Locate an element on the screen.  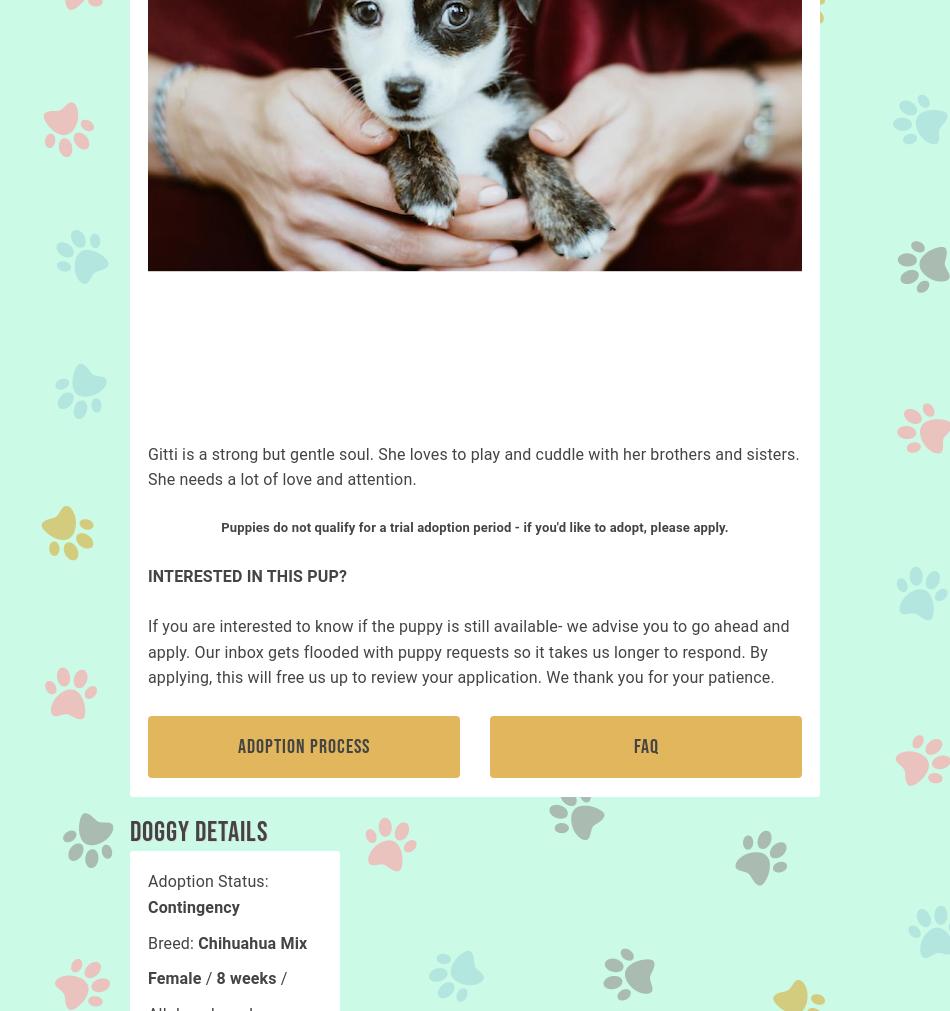
'Adoption Status:' is located at coordinates (207, 881).